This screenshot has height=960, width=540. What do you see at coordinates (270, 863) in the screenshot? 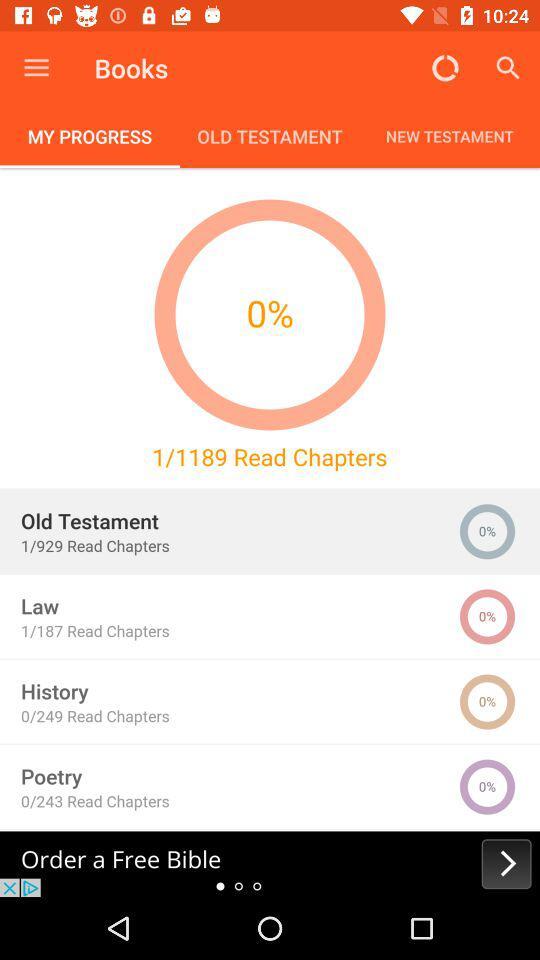
I see `follow the banner` at bounding box center [270, 863].